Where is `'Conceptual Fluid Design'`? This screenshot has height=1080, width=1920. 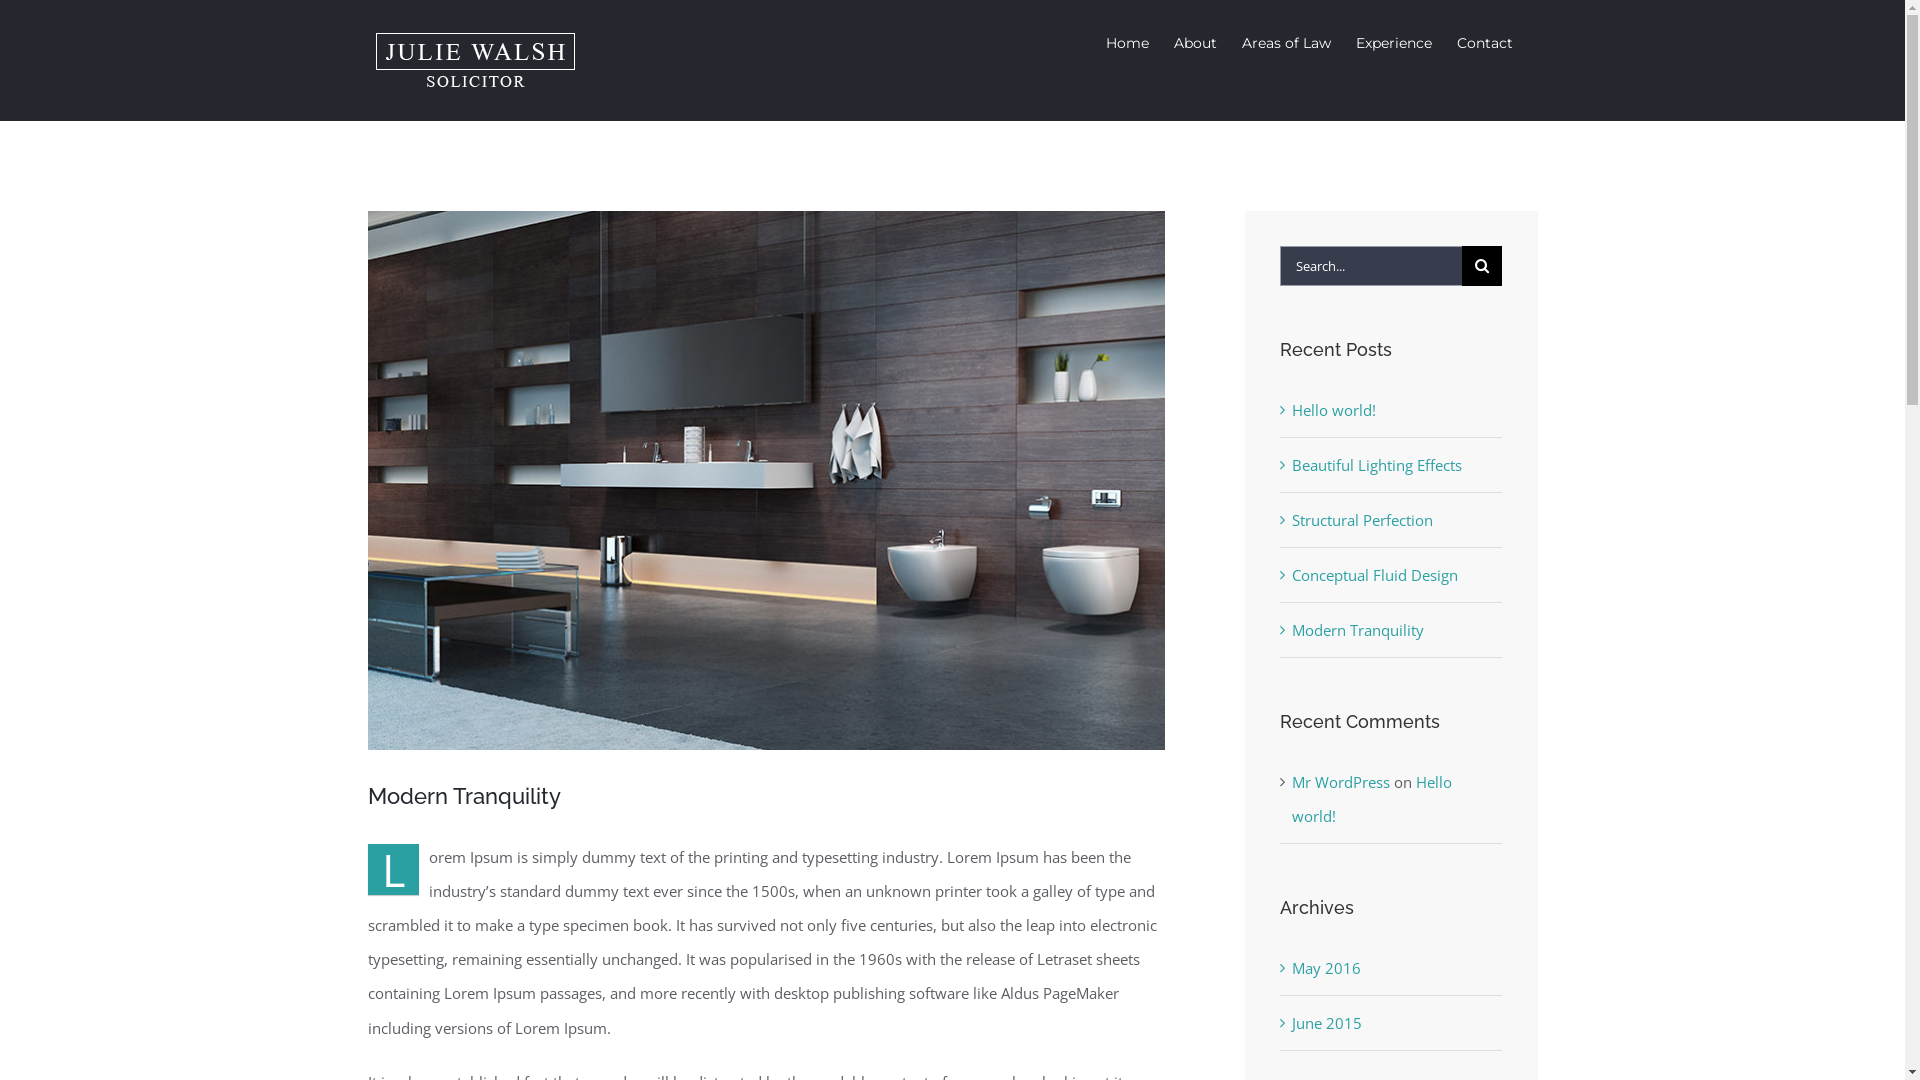
'Conceptual Fluid Design' is located at coordinates (1373, 574).